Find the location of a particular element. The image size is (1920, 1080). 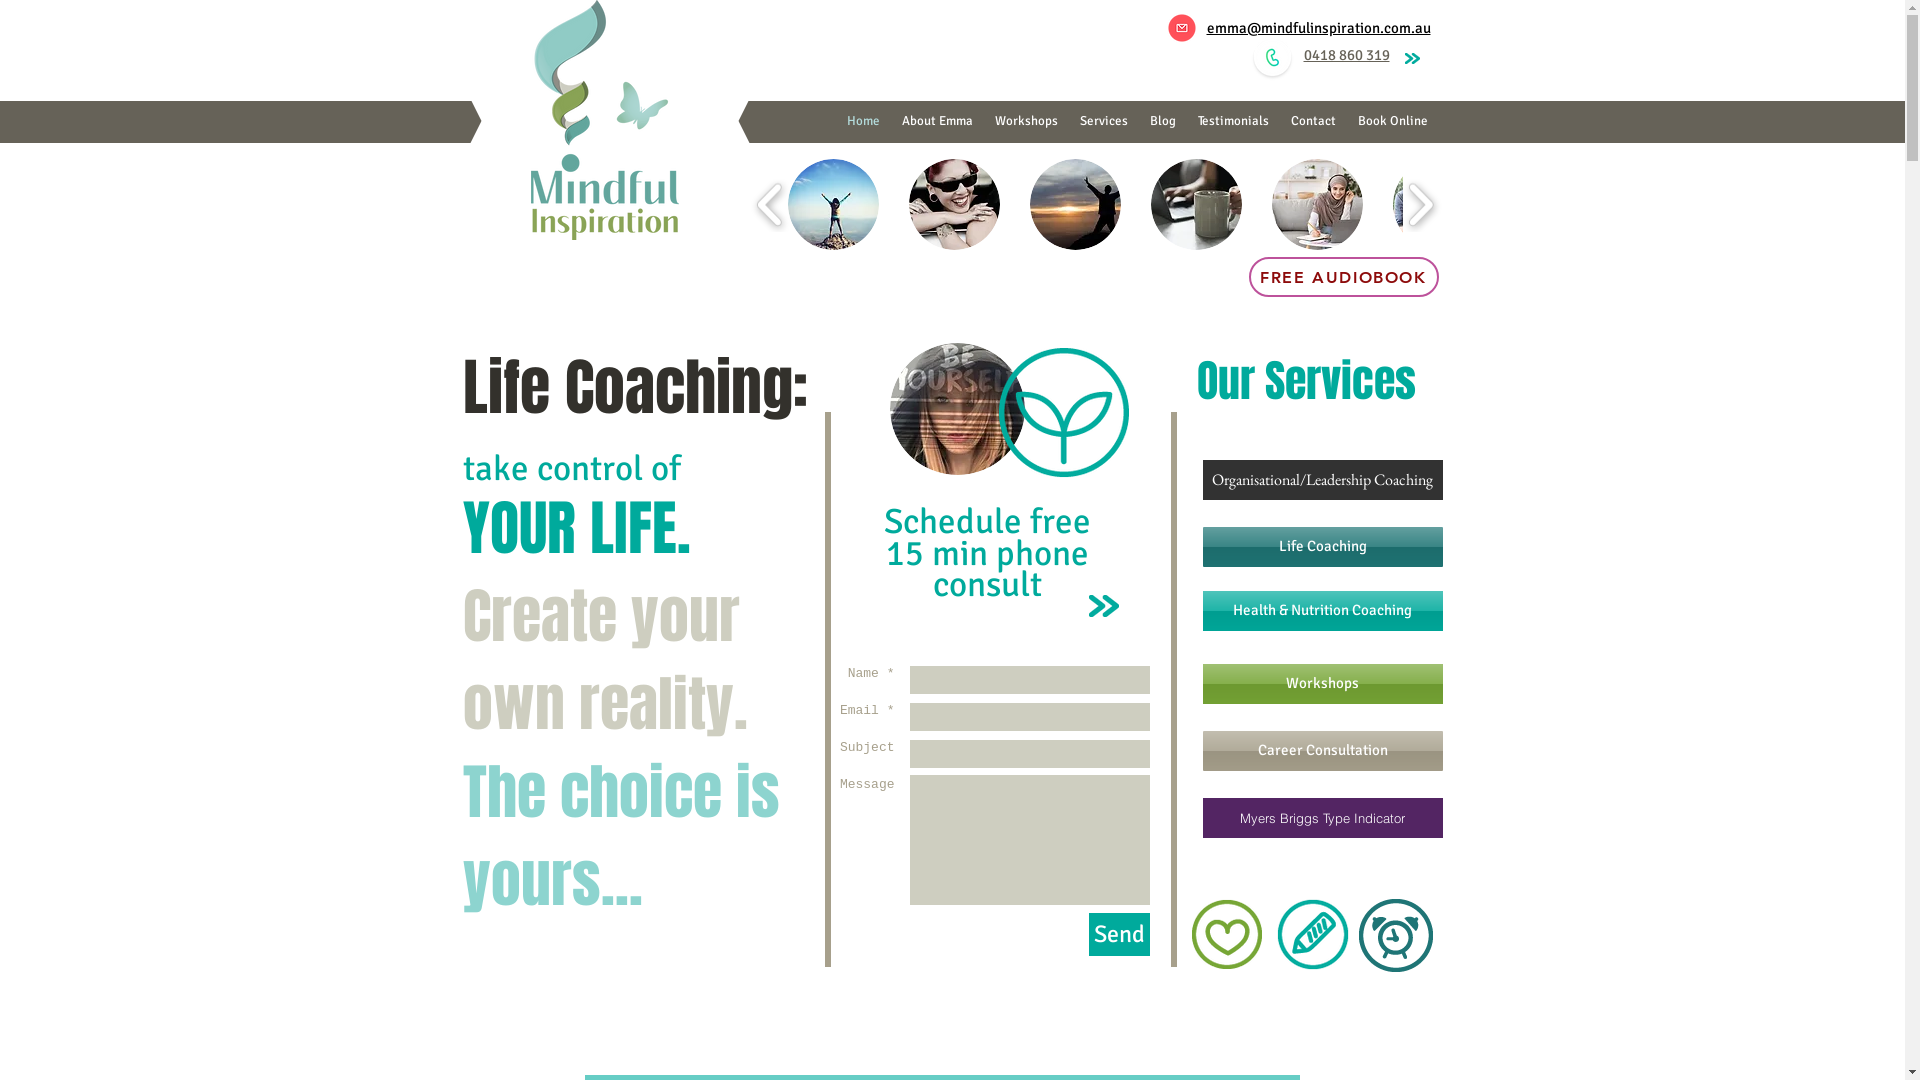

'Testimonials' is located at coordinates (1185, 121).